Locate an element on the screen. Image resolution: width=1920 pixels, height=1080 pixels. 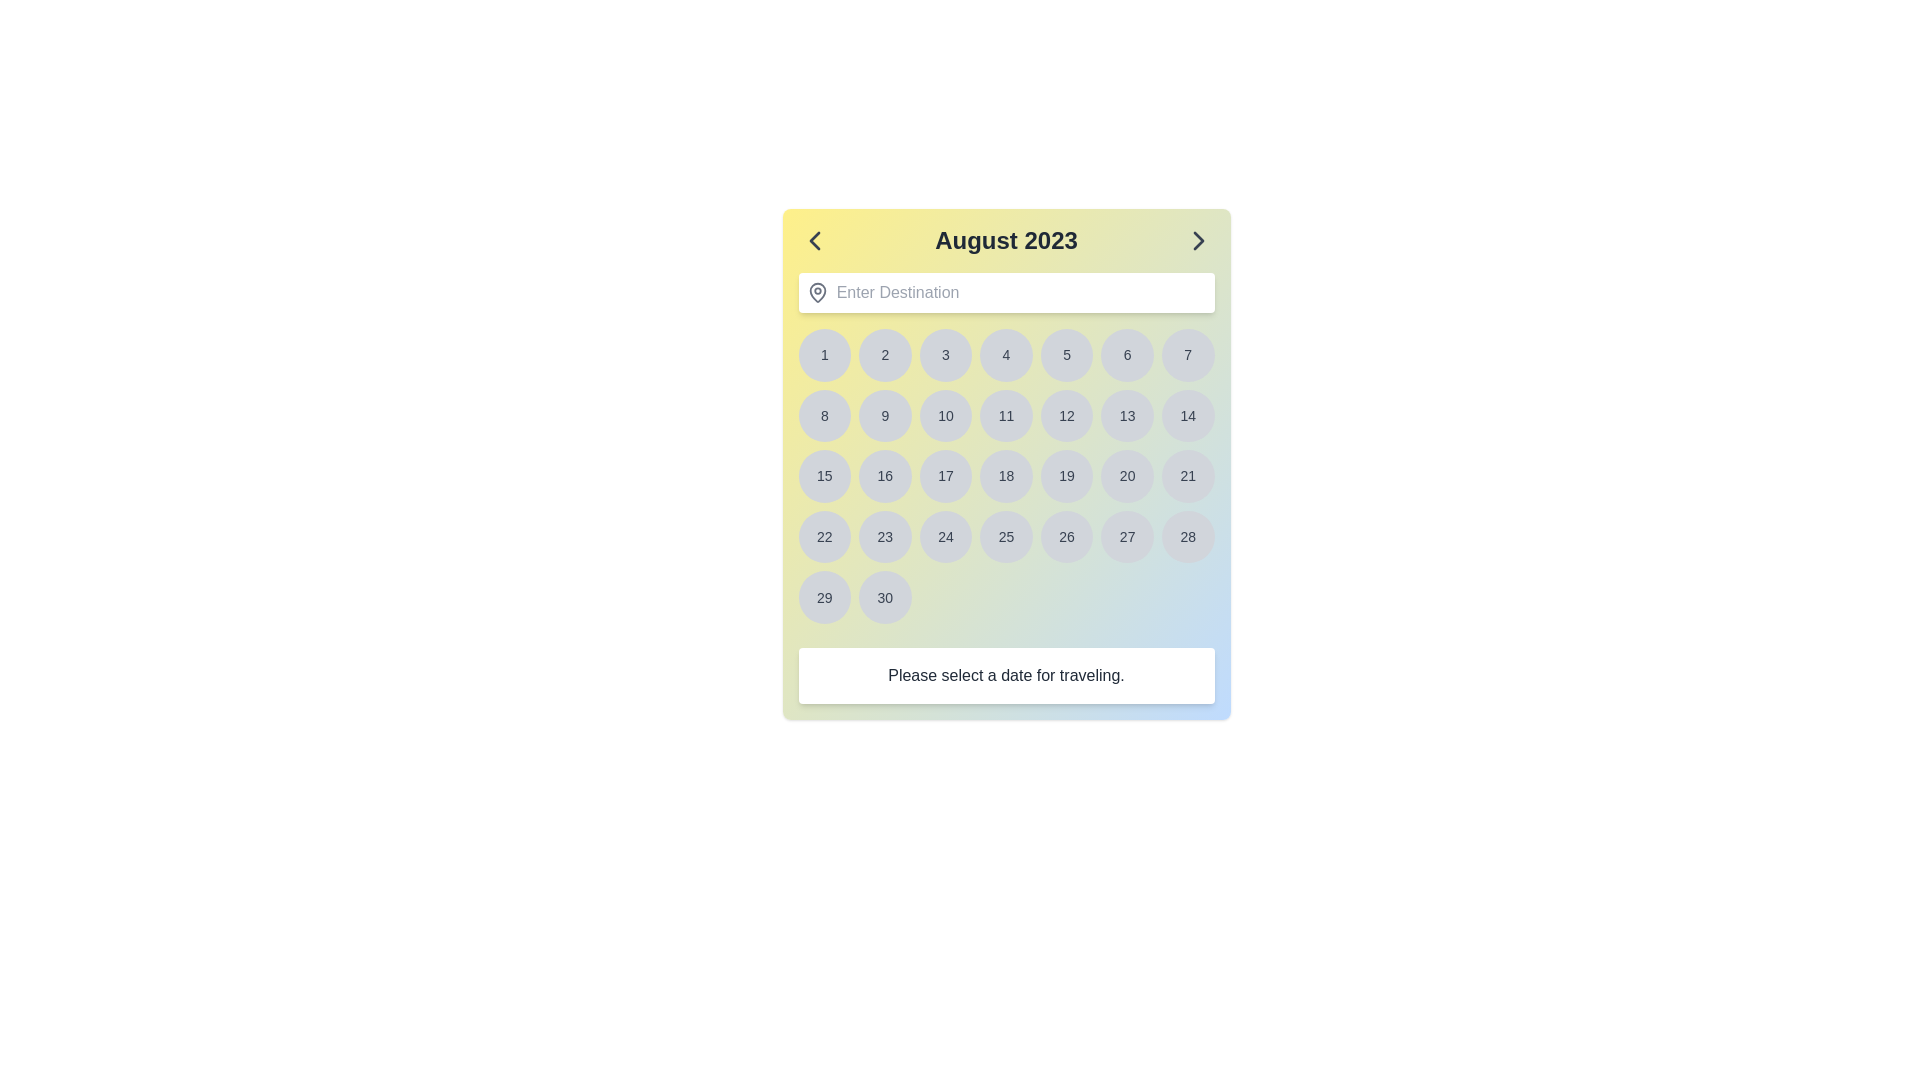
the circular button labeled '6' in the calendar layout for August 2023 is located at coordinates (1127, 354).